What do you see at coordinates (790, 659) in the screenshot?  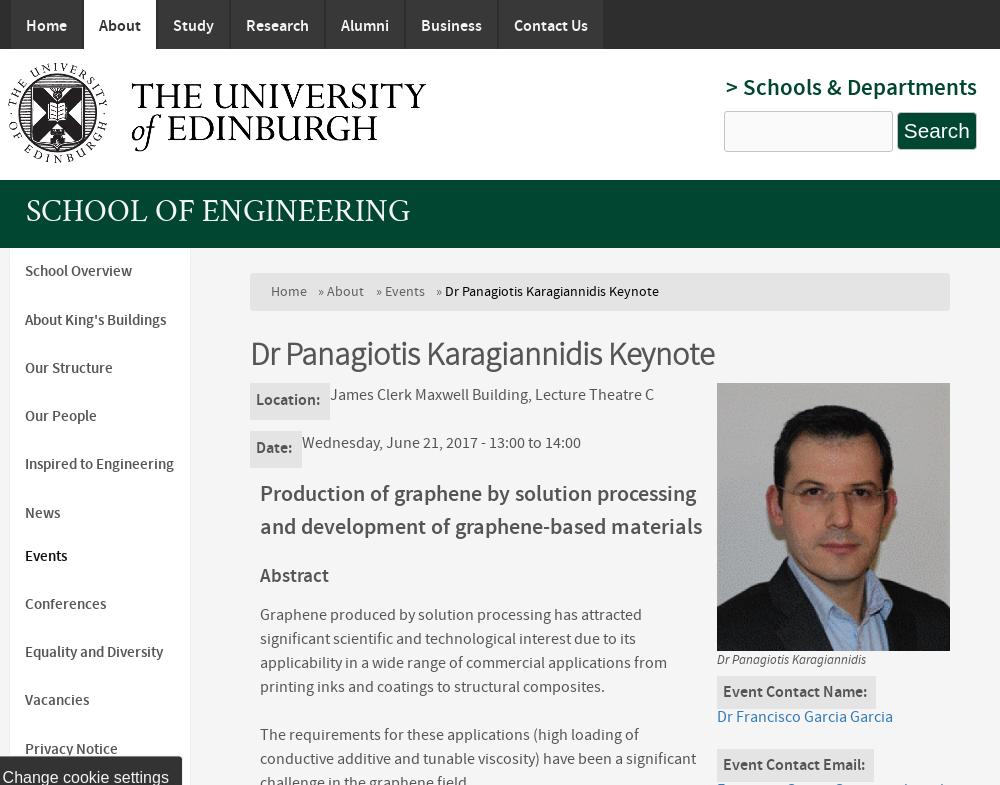 I see `'Dr Panagiotis Karagiannidis'` at bounding box center [790, 659].